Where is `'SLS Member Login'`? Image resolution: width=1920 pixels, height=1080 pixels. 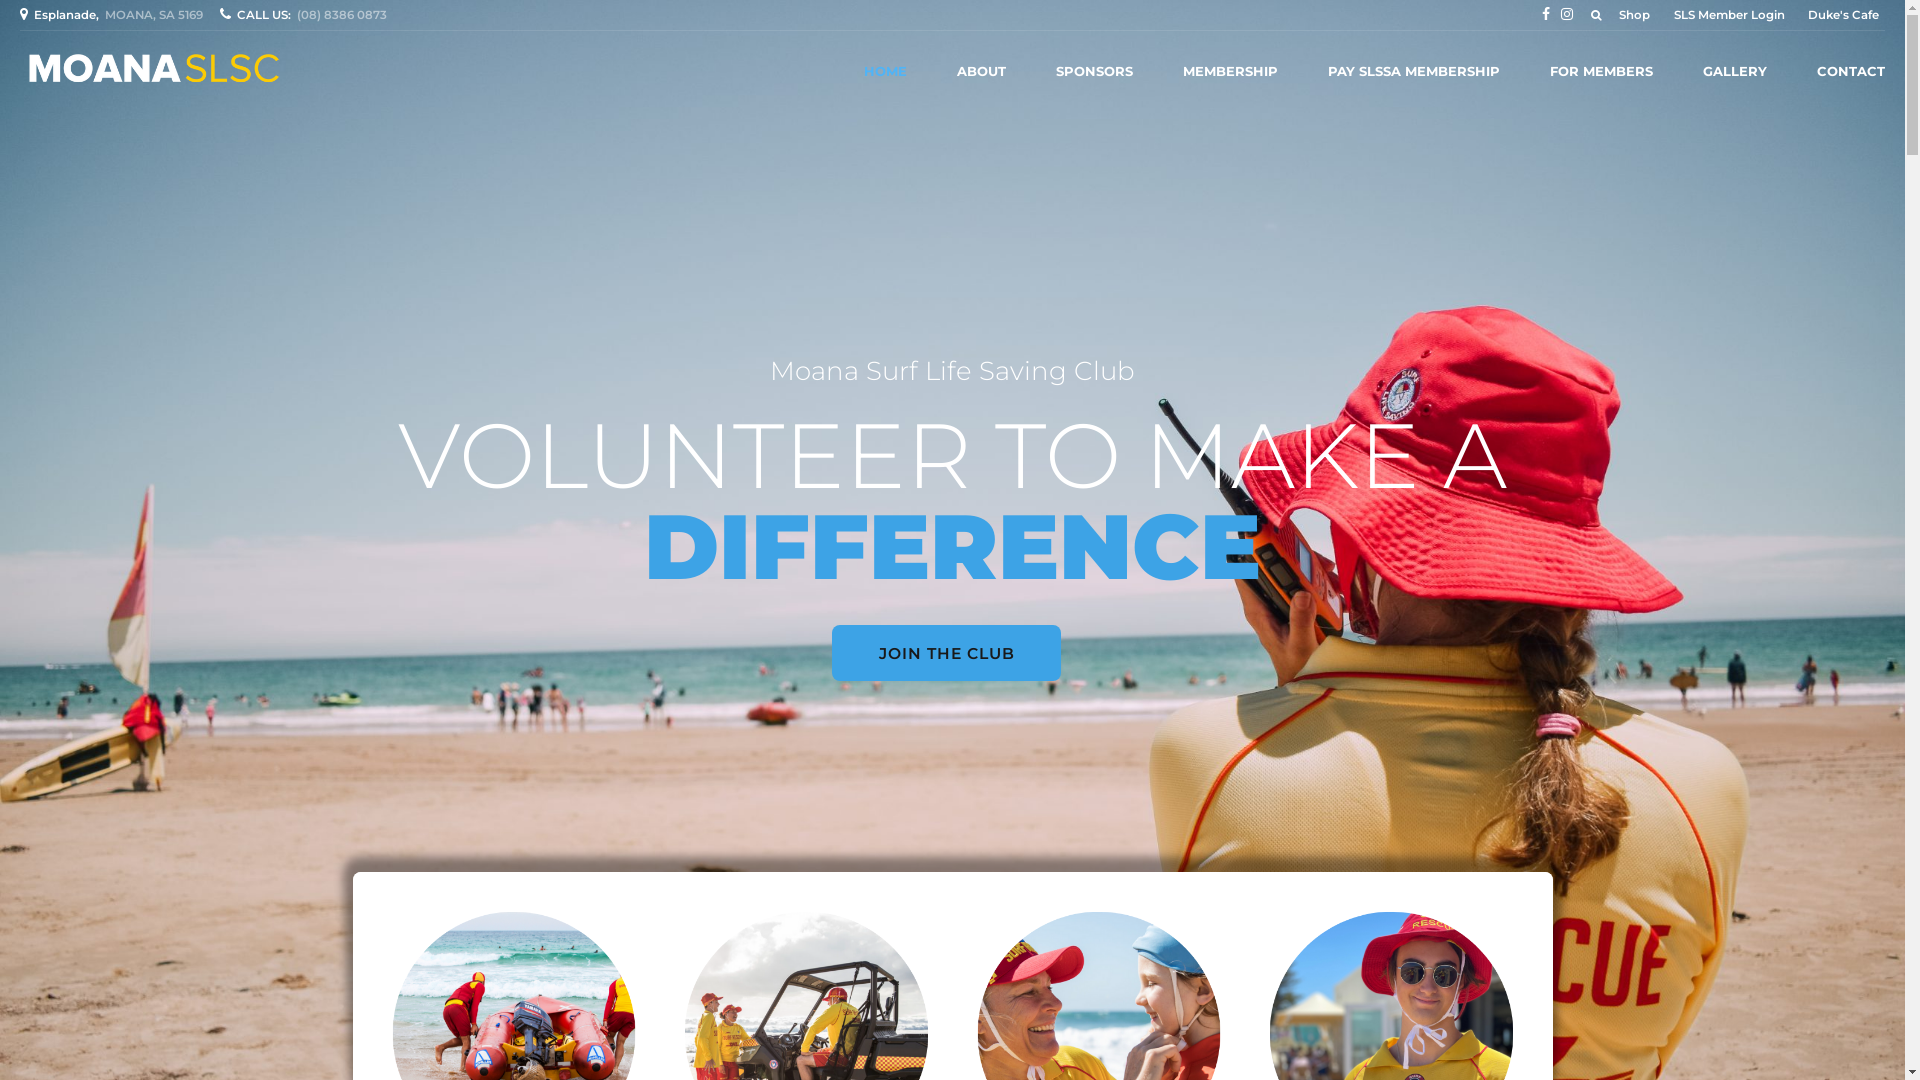
'SLS Member Login' is located at coordinates (1668, 15).